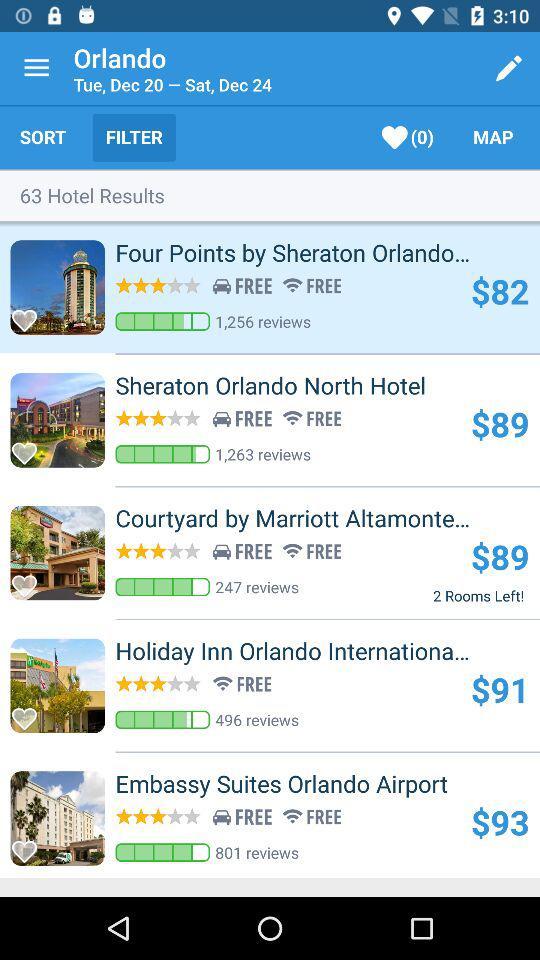 This screenshot has width=540, height=960. Describe the element at coordinates (43, 136) in the screenshot. I see `icon above 63 hotel results item` at that location.